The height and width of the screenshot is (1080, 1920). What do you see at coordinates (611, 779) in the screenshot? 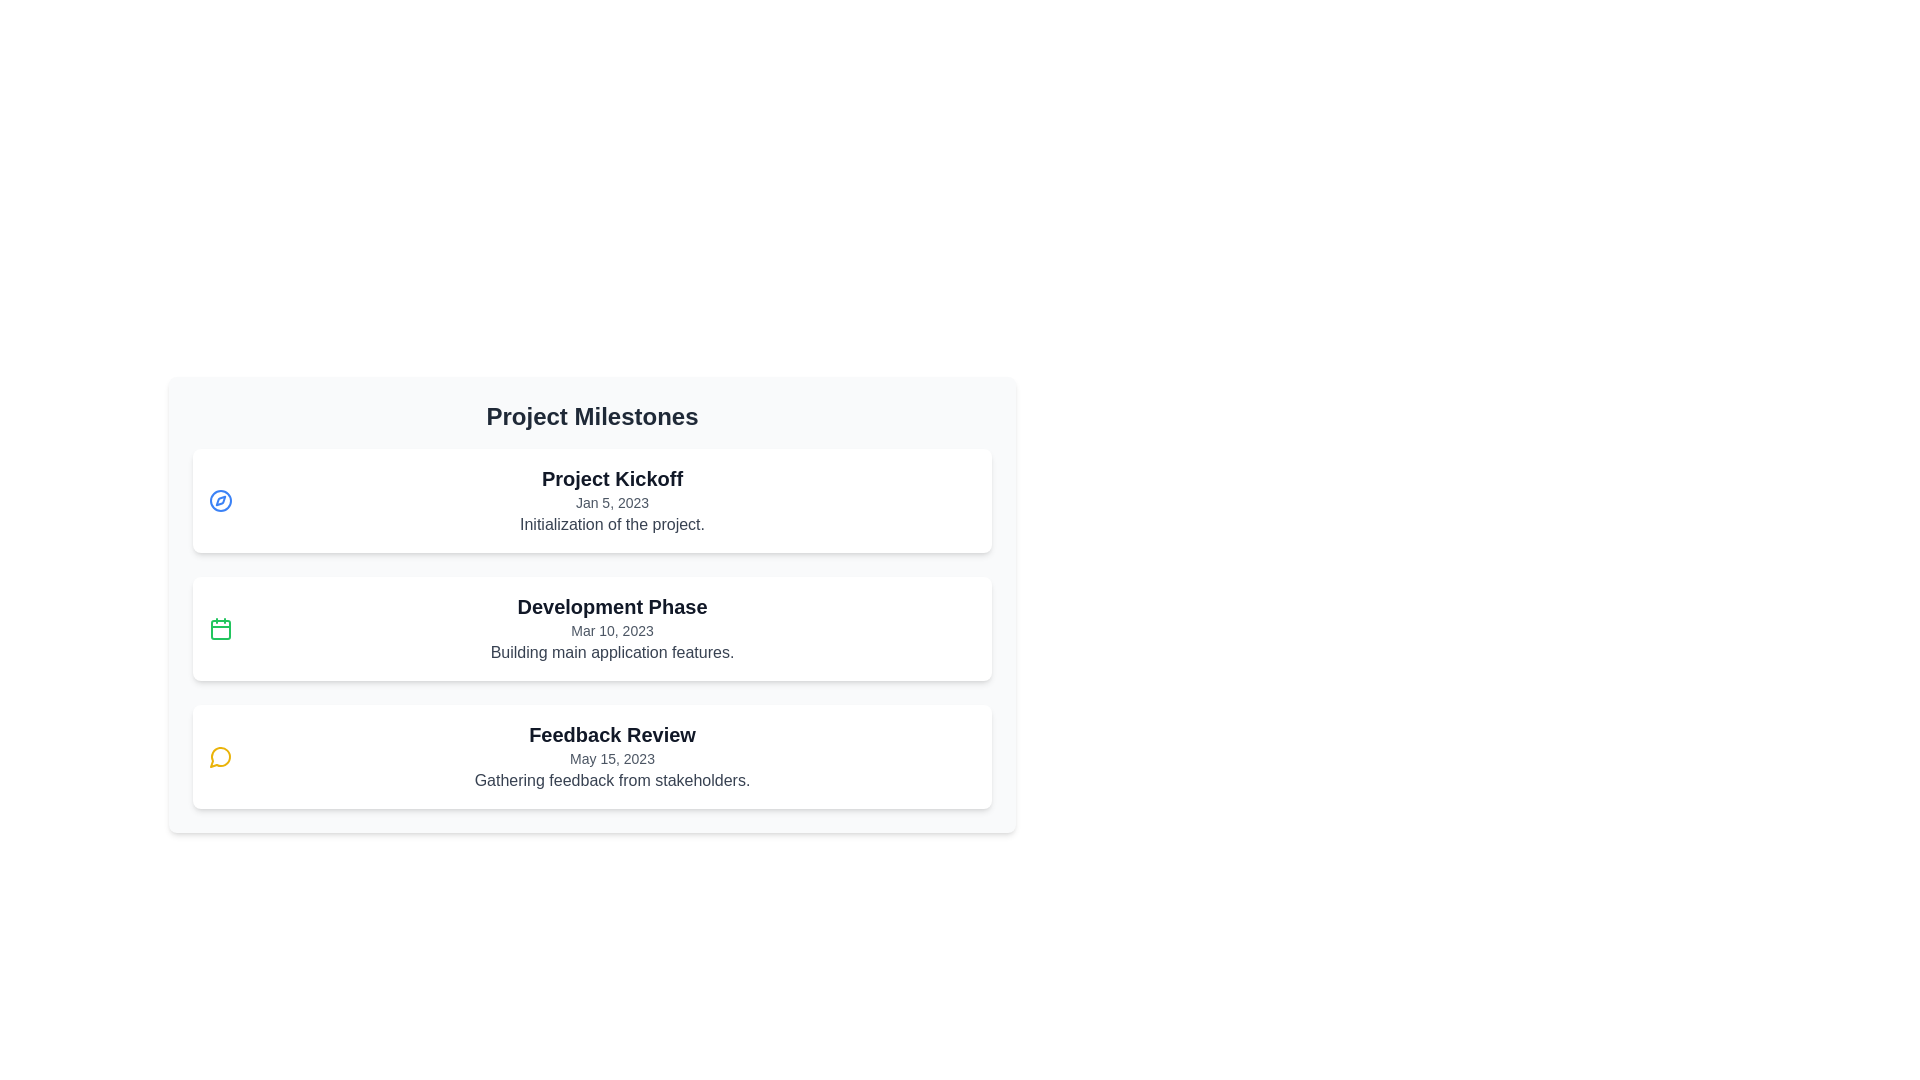
I see `the static text providing additional details about the 'Feedback Review' milestone located under the 'Feedback Review' title and the date ('May 15, 2023')` at bounding box center [611, 779].